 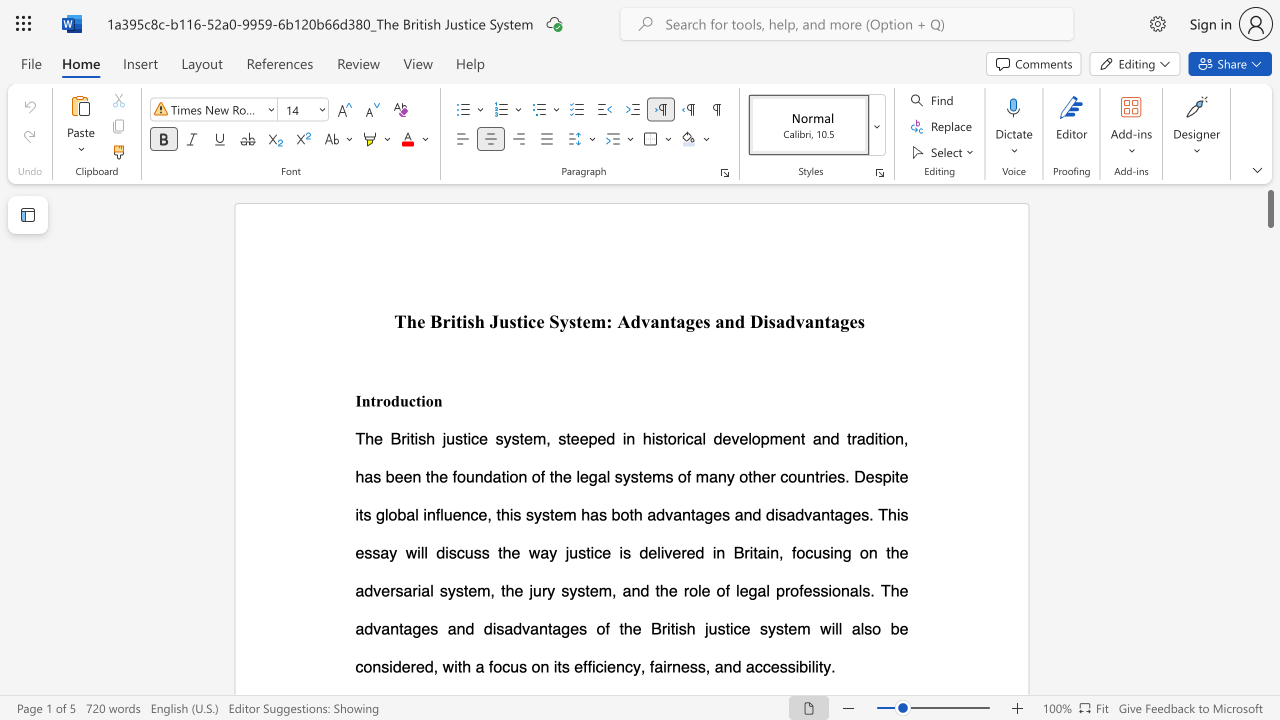 I want to click on the 1th character "o" in the text, so click(x=387, y=400).